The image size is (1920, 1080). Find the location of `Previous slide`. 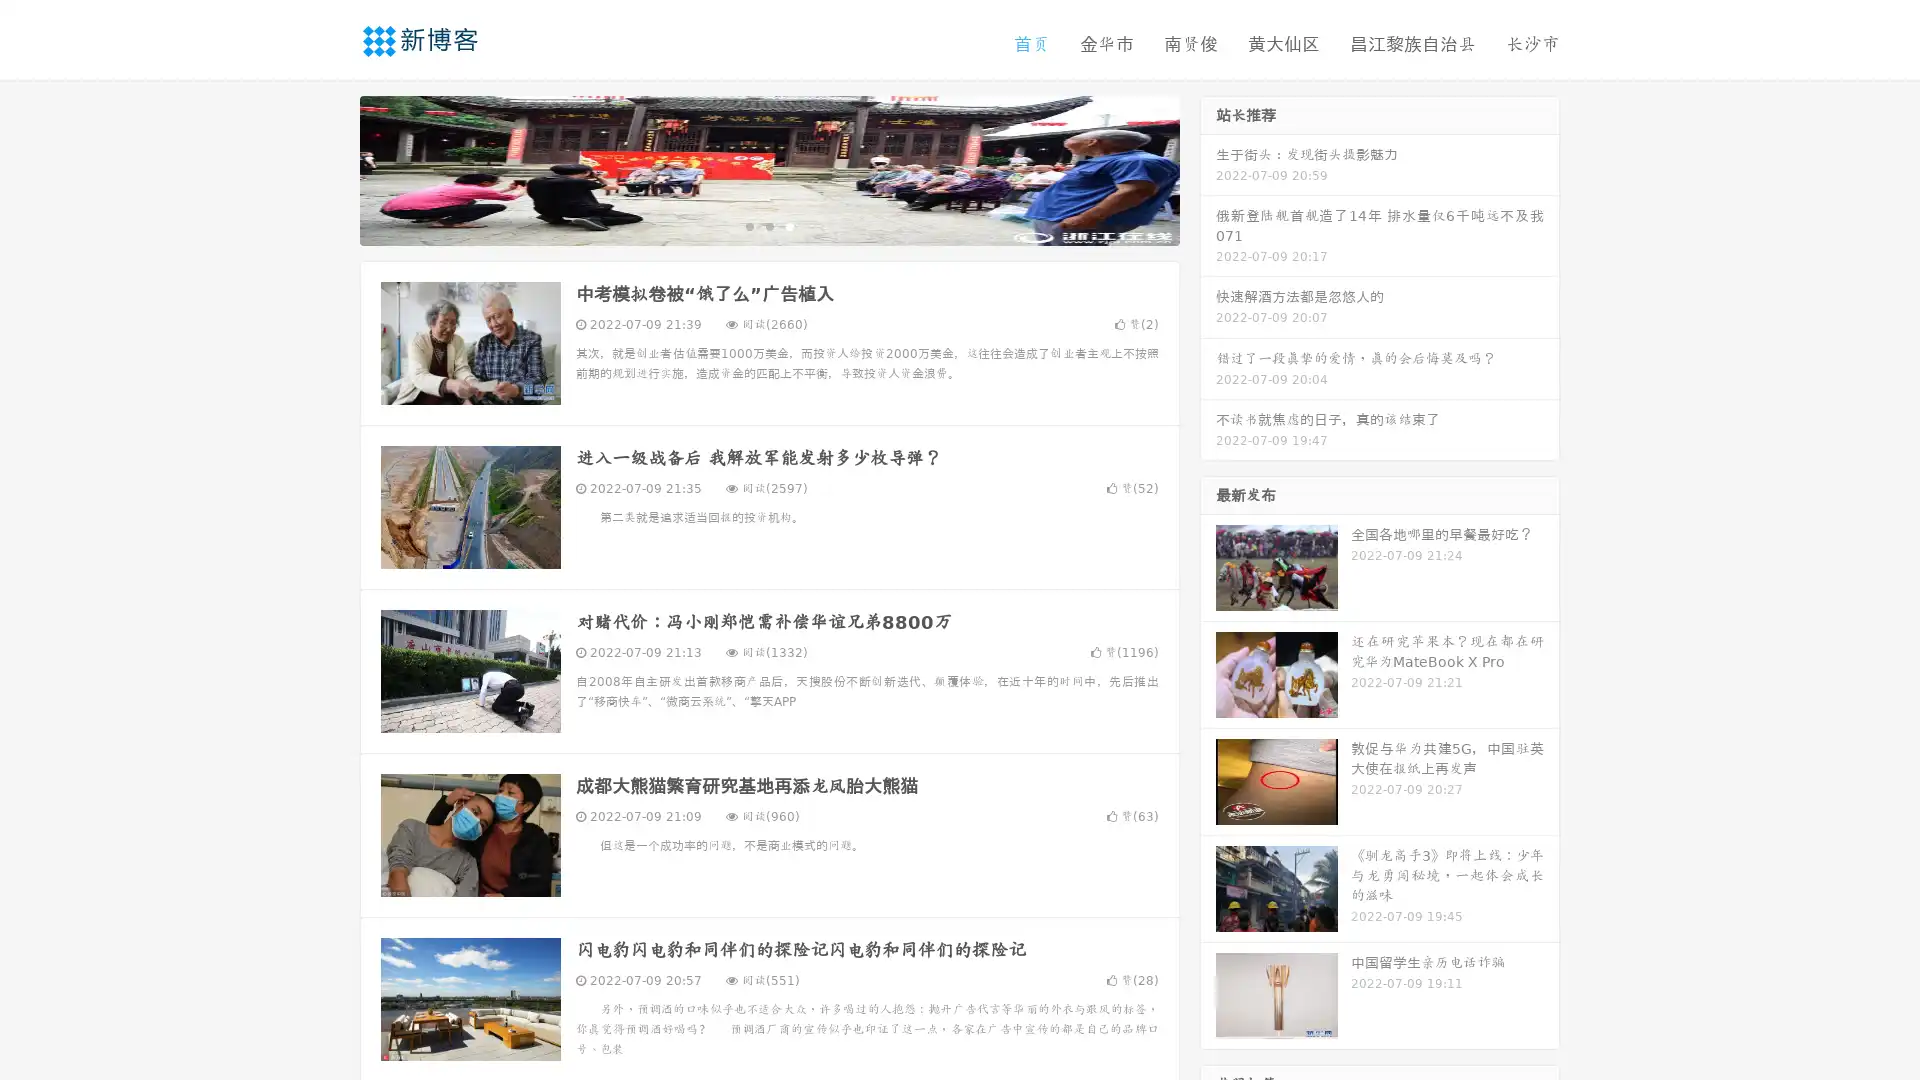

Previous slide is located at coordinates (330, 168).